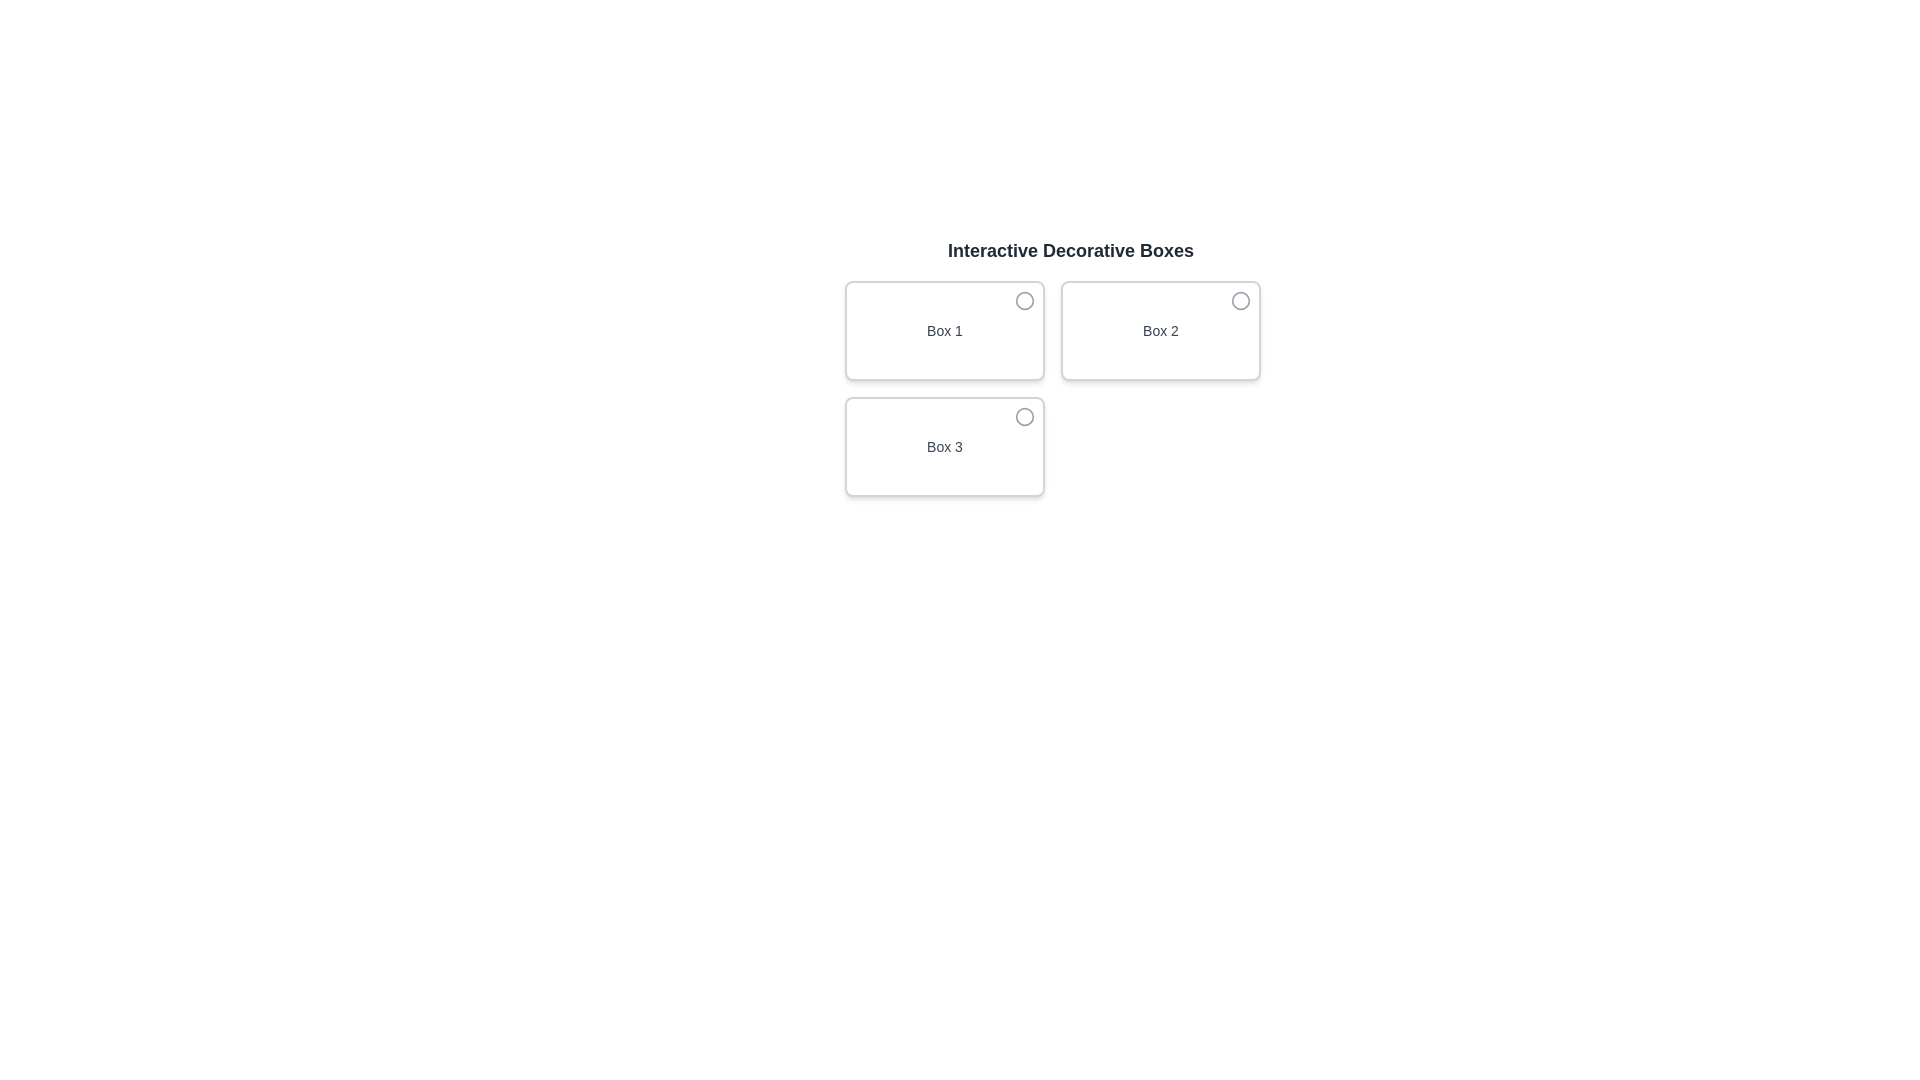 The height and width of the screenshot is (1080, 1920). Describe the element at coordinates (1240, 300) in the screenshot. I see `the circular icon with a hollow center, rendered as an SVG graphic, located in the top-right corner of 'Box 2'` at that location.